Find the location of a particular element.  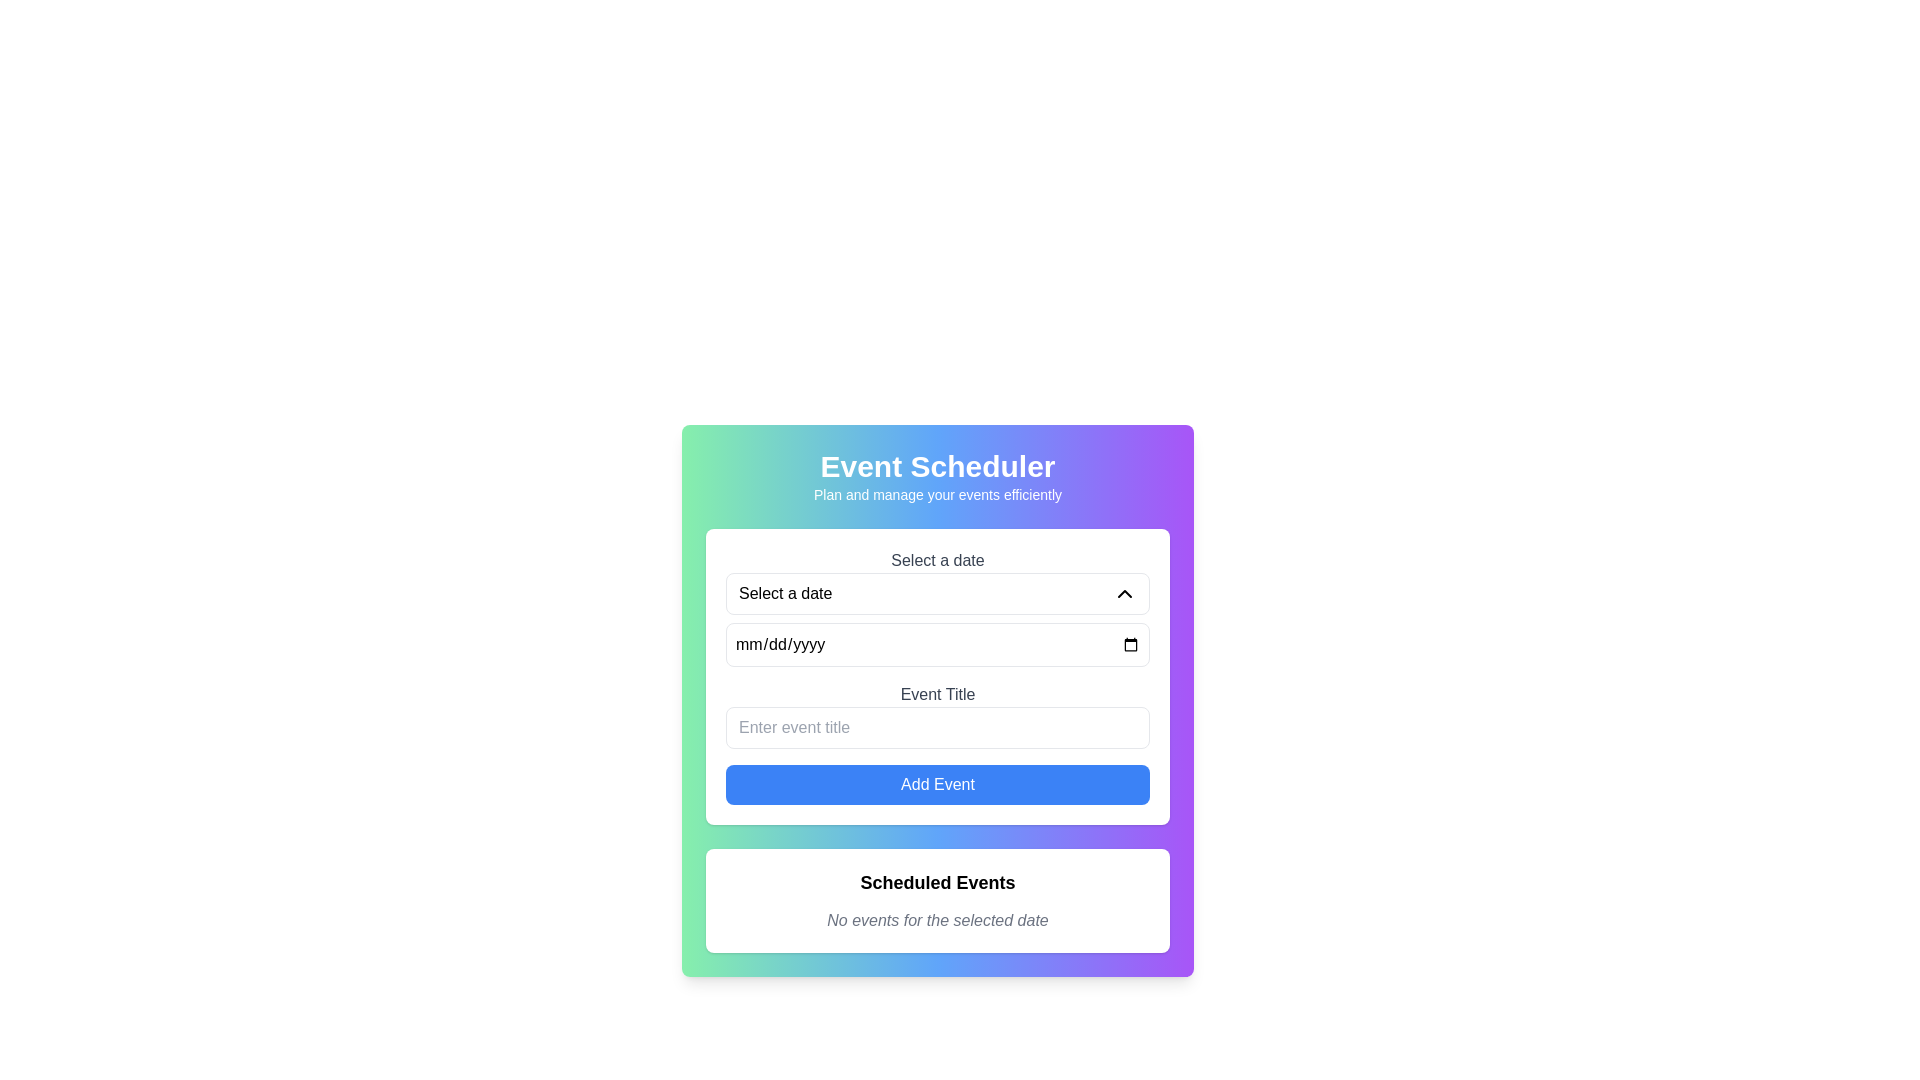

text label that serves as the header for the scheduled events section, positioned at the top of a white, shadowed, rounded rectangular area below the 'Event Scheduler' form is located at coordinates (936, 882).